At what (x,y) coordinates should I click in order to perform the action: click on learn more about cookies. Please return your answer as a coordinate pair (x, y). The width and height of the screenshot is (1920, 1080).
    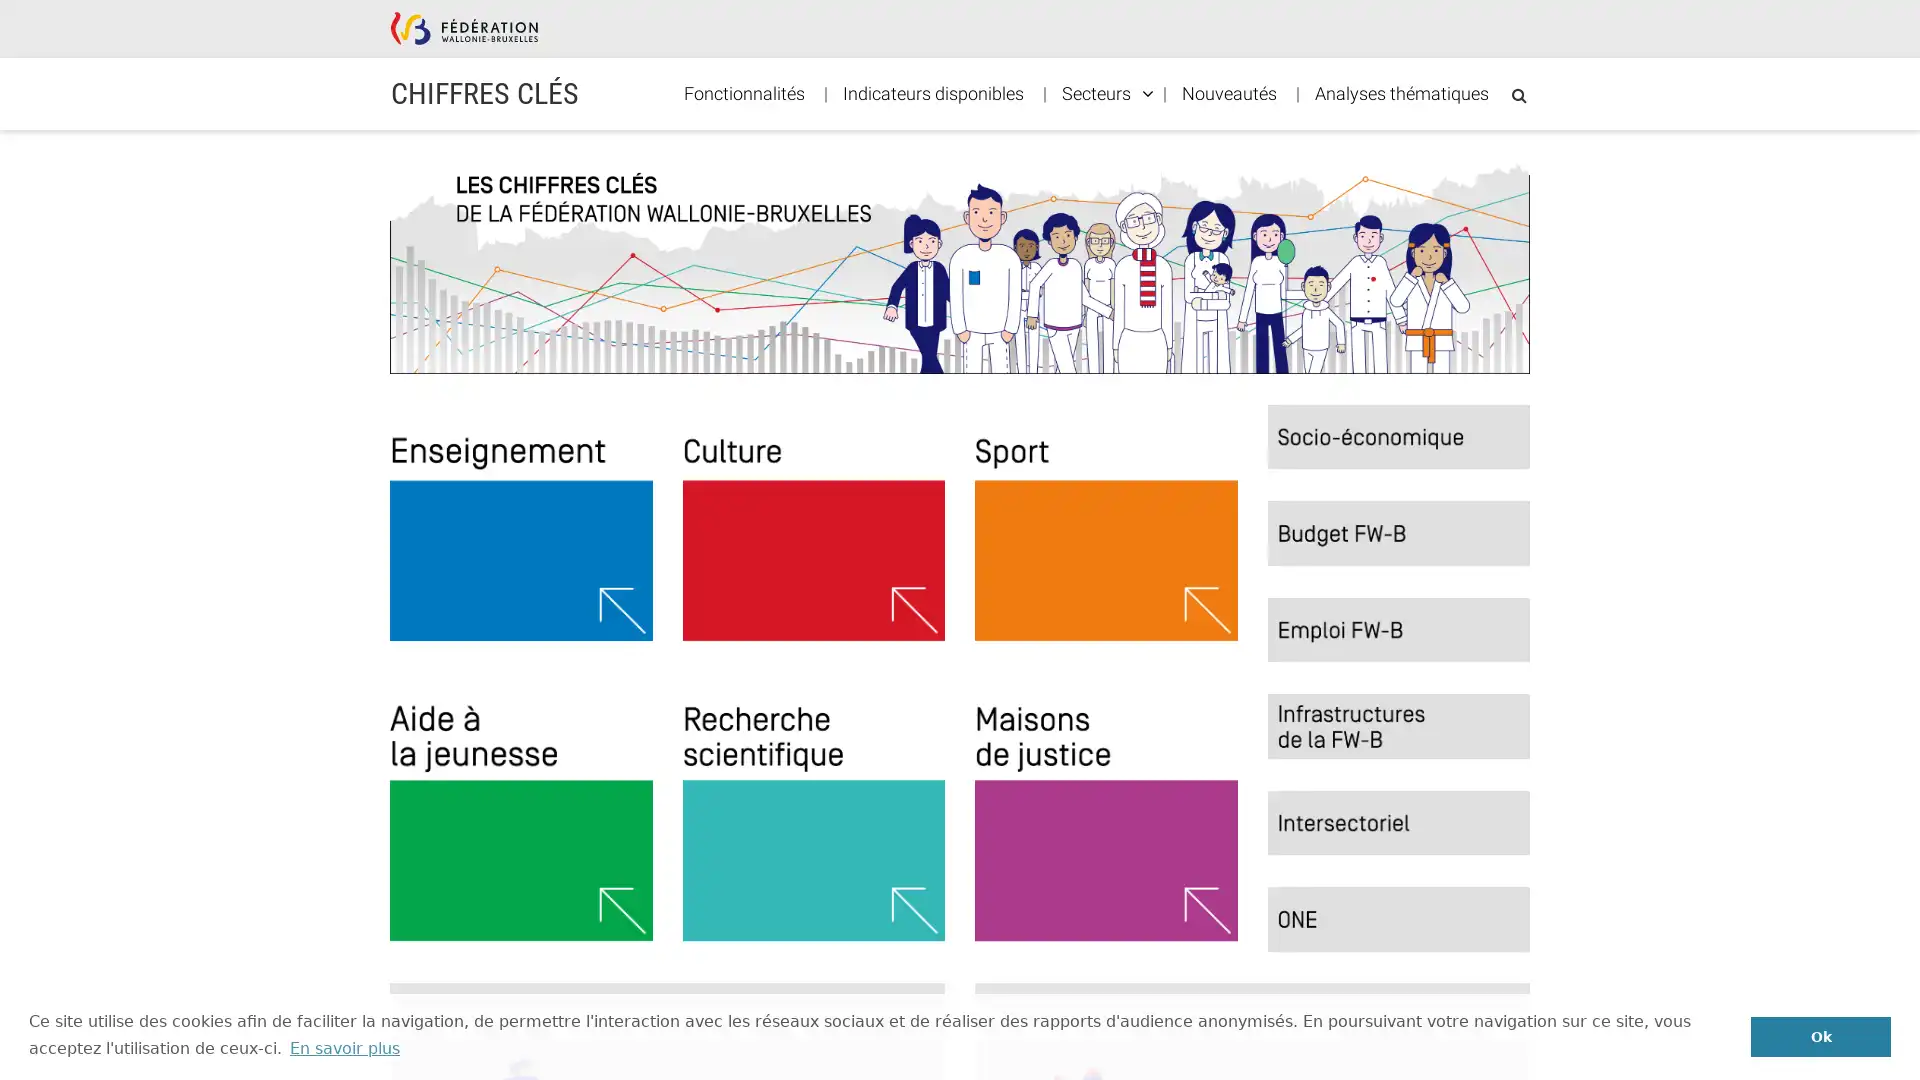
    Looking at the image, I should click on (344, 1047).